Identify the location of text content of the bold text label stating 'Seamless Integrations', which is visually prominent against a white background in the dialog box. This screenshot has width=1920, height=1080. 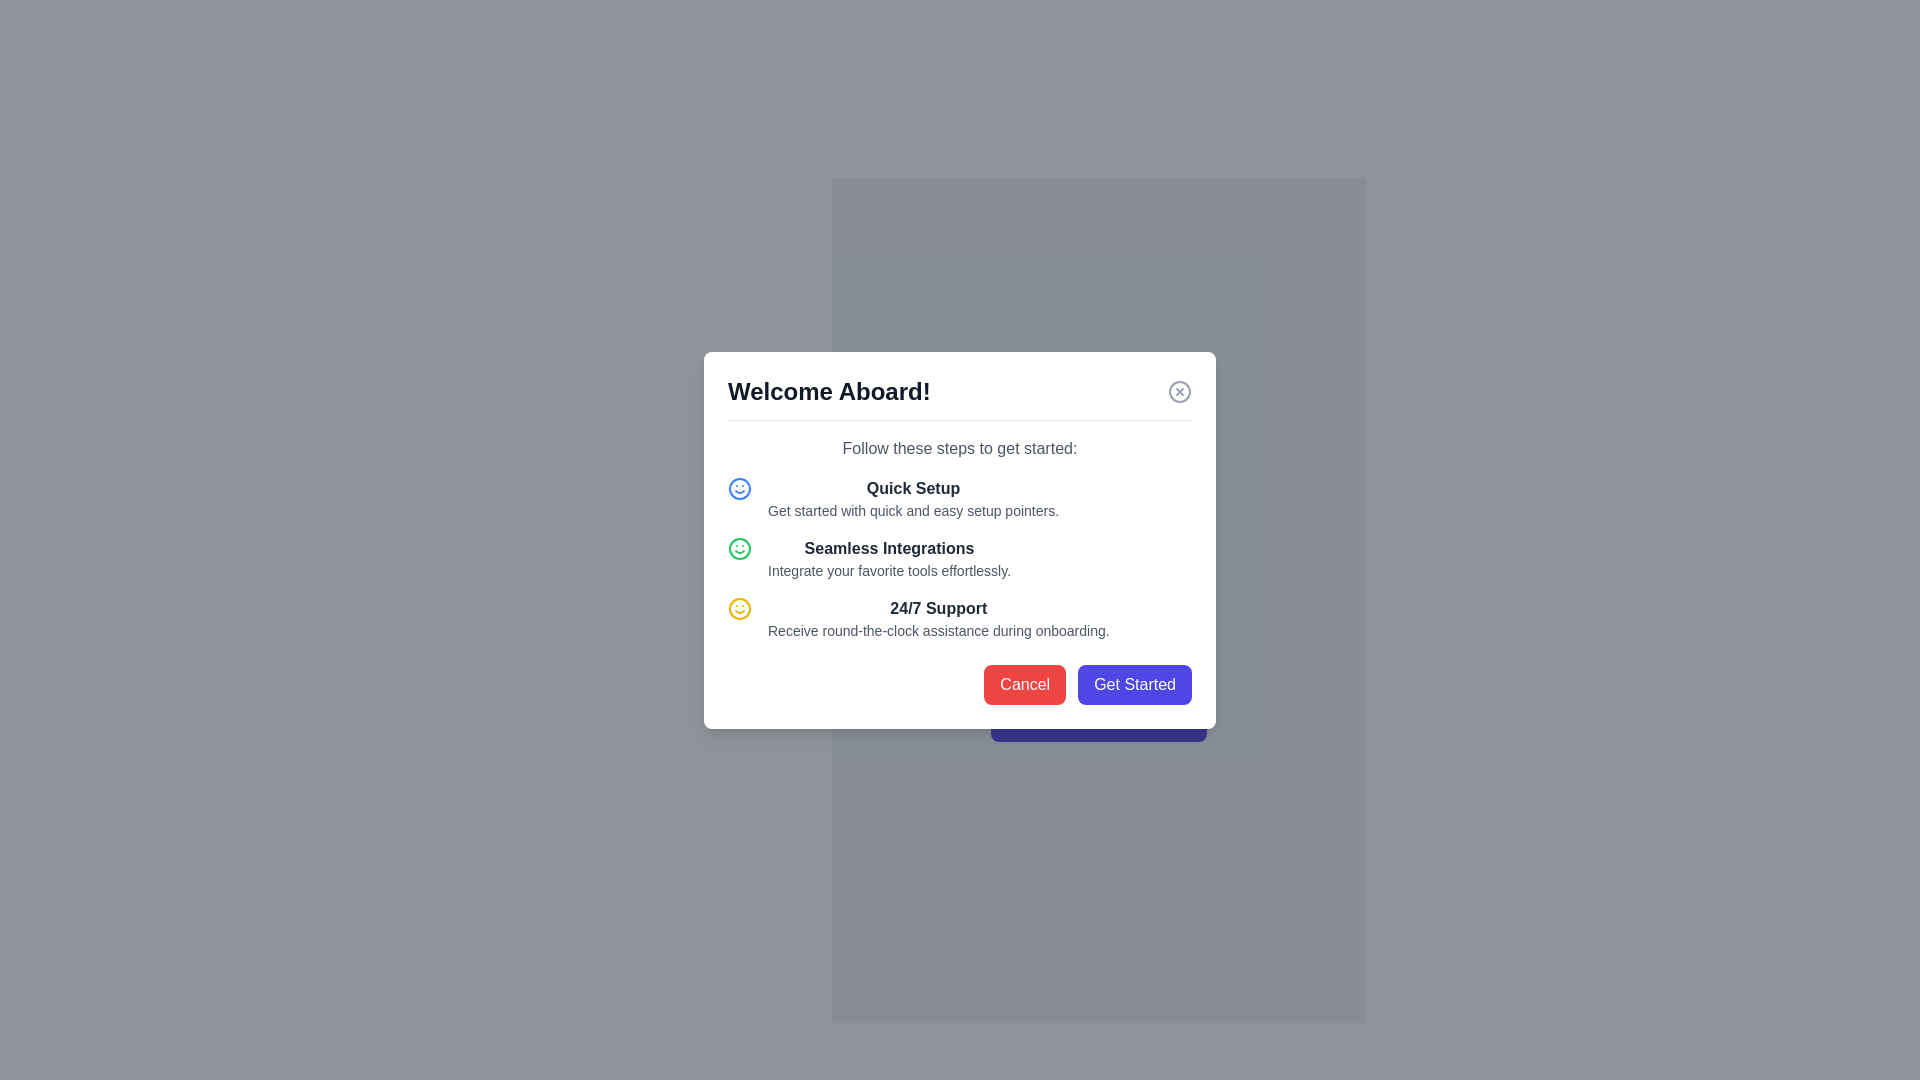
(888, 548).